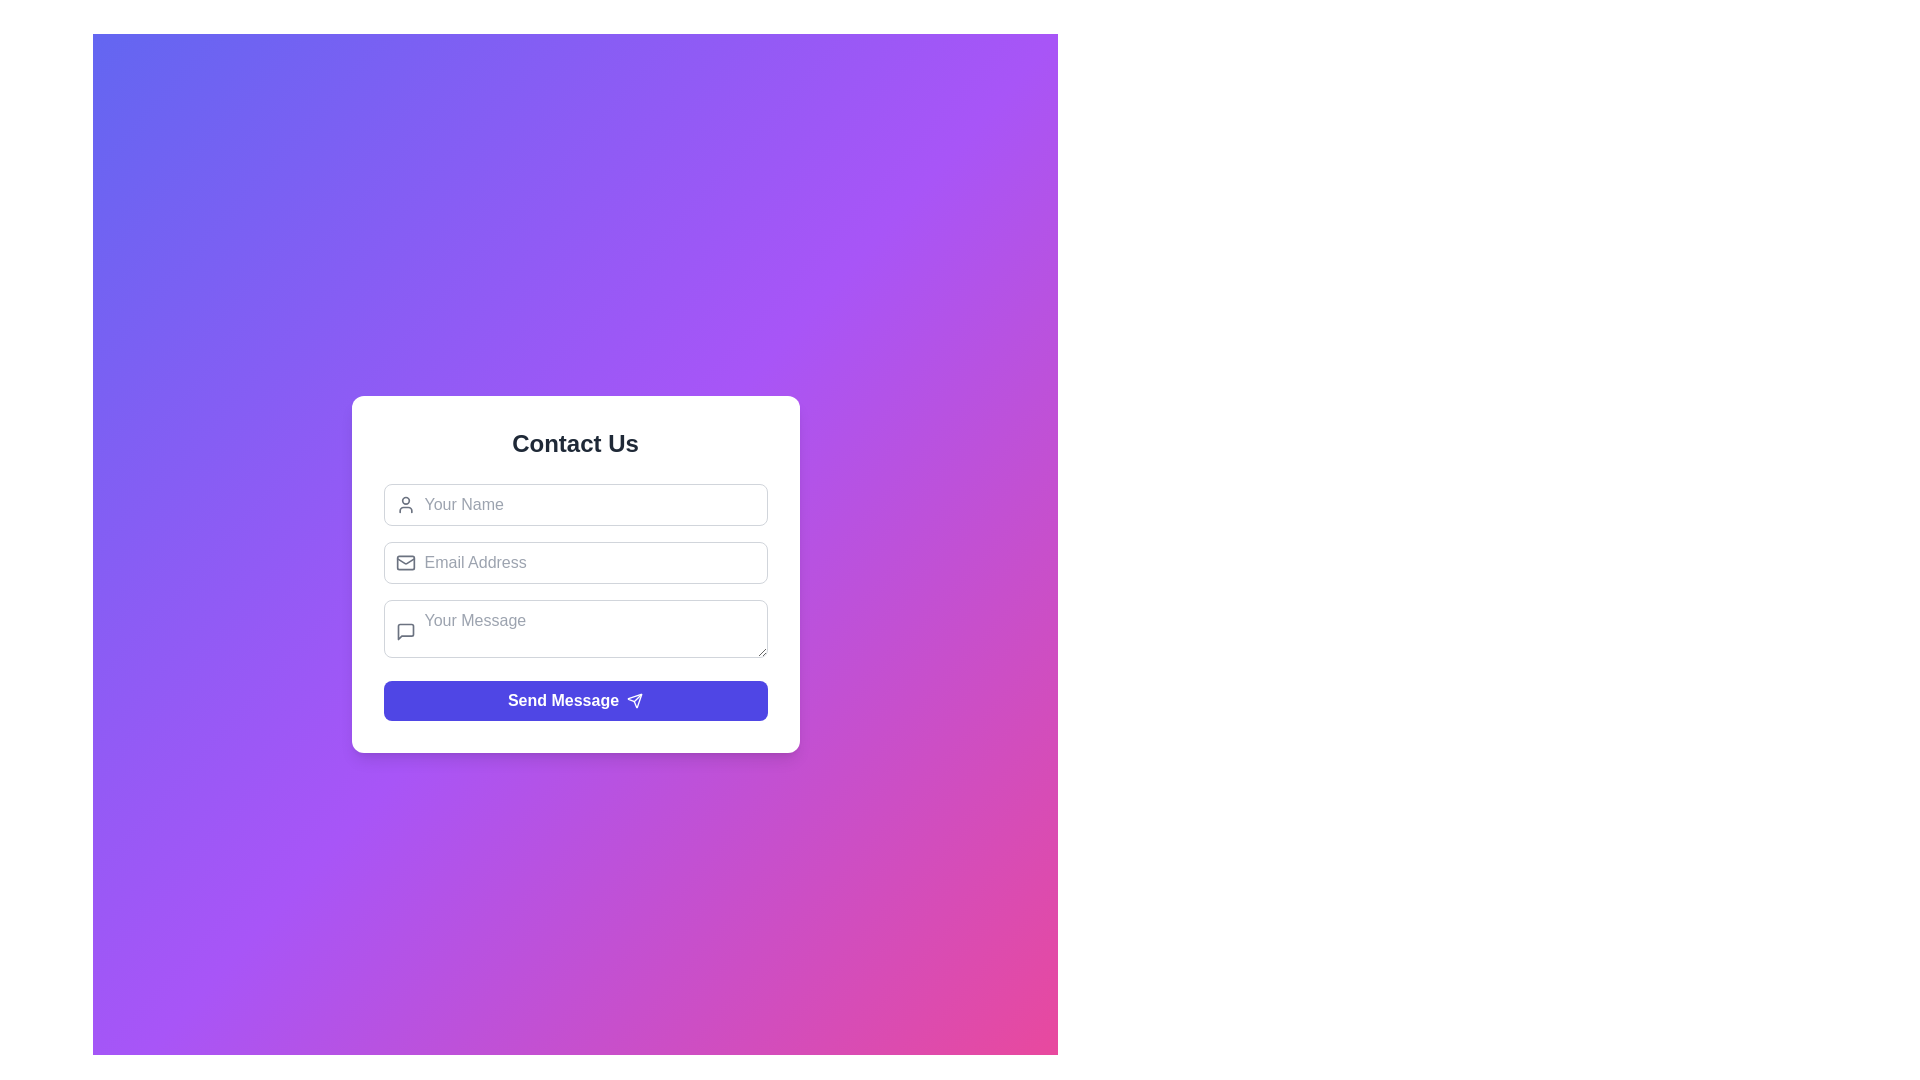 The width and height of the screenshot is (1920, 1080). I want to click on inside the email input field in the 'Contact Us' form to focus on it, so click(574, 562).